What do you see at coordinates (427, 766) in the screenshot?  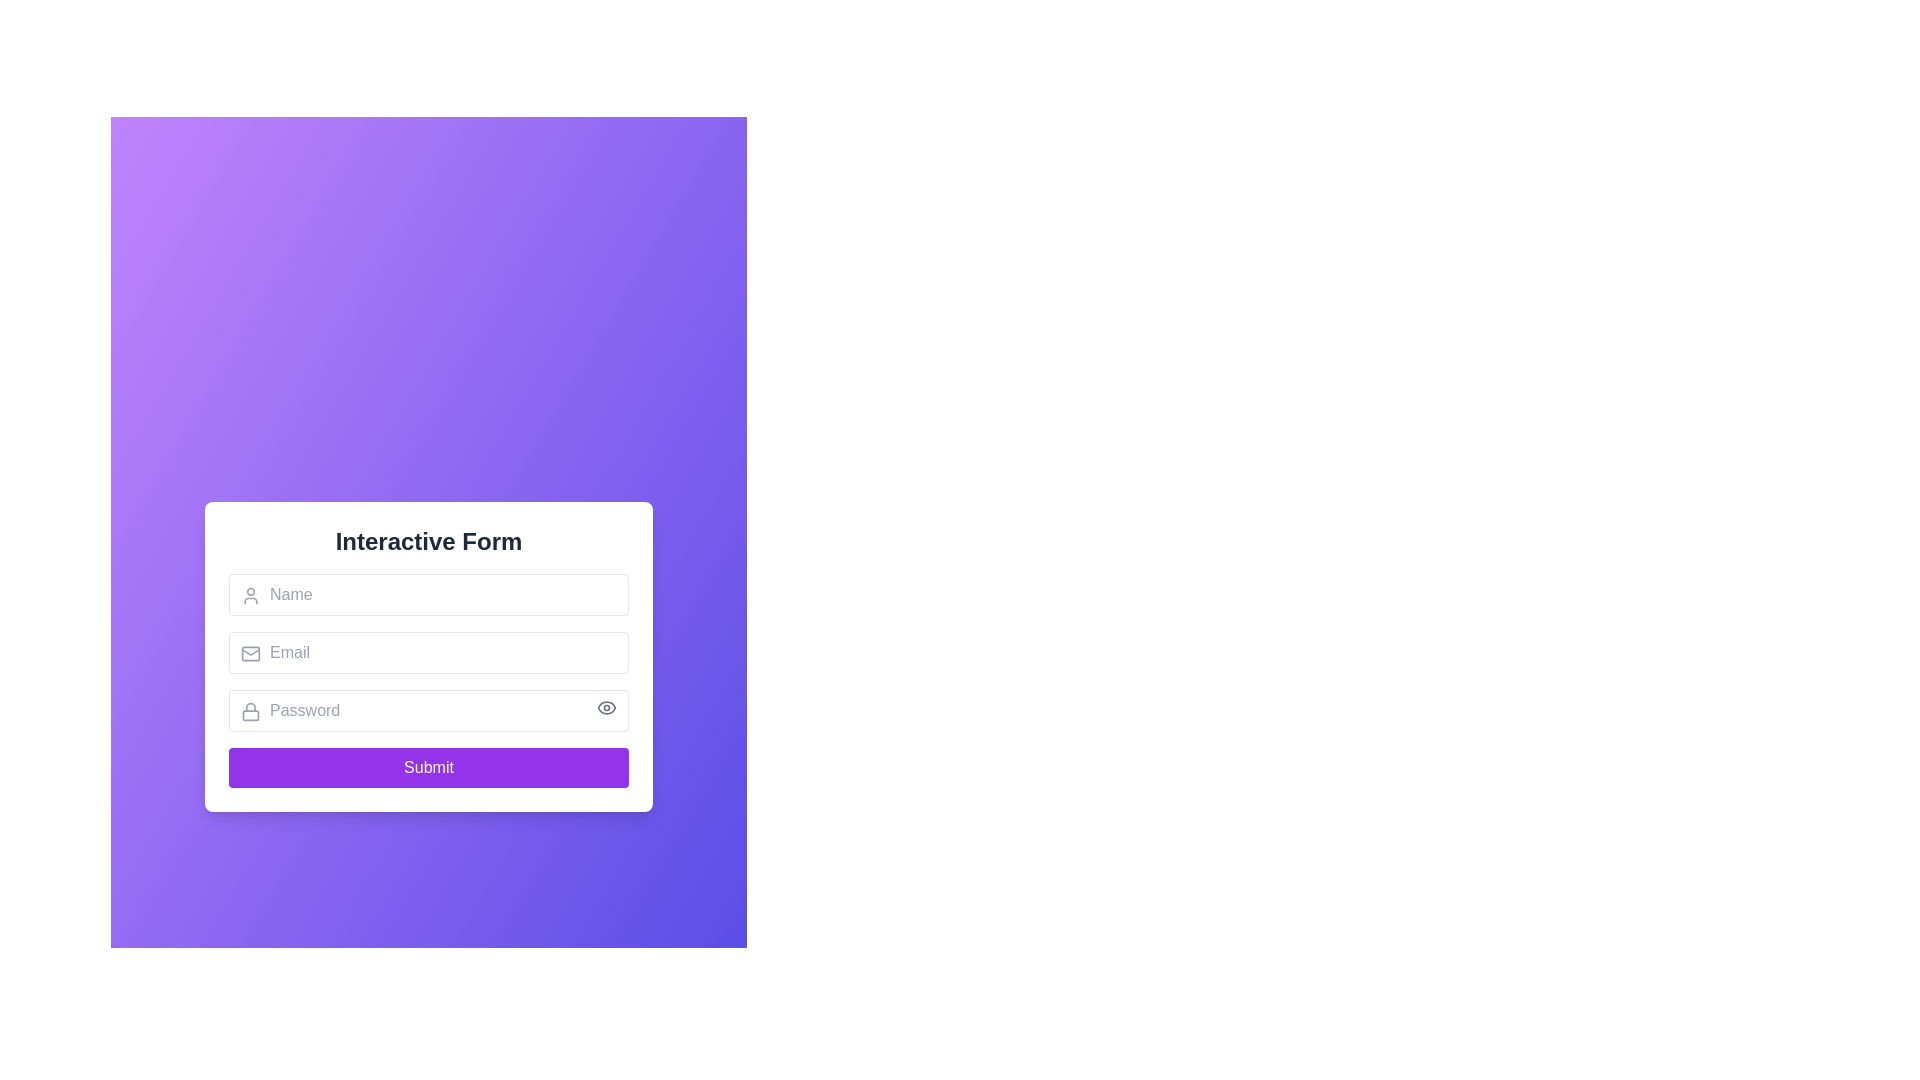 I see `the submission button located at the bottom of the form` at bounding box center [427, 766].